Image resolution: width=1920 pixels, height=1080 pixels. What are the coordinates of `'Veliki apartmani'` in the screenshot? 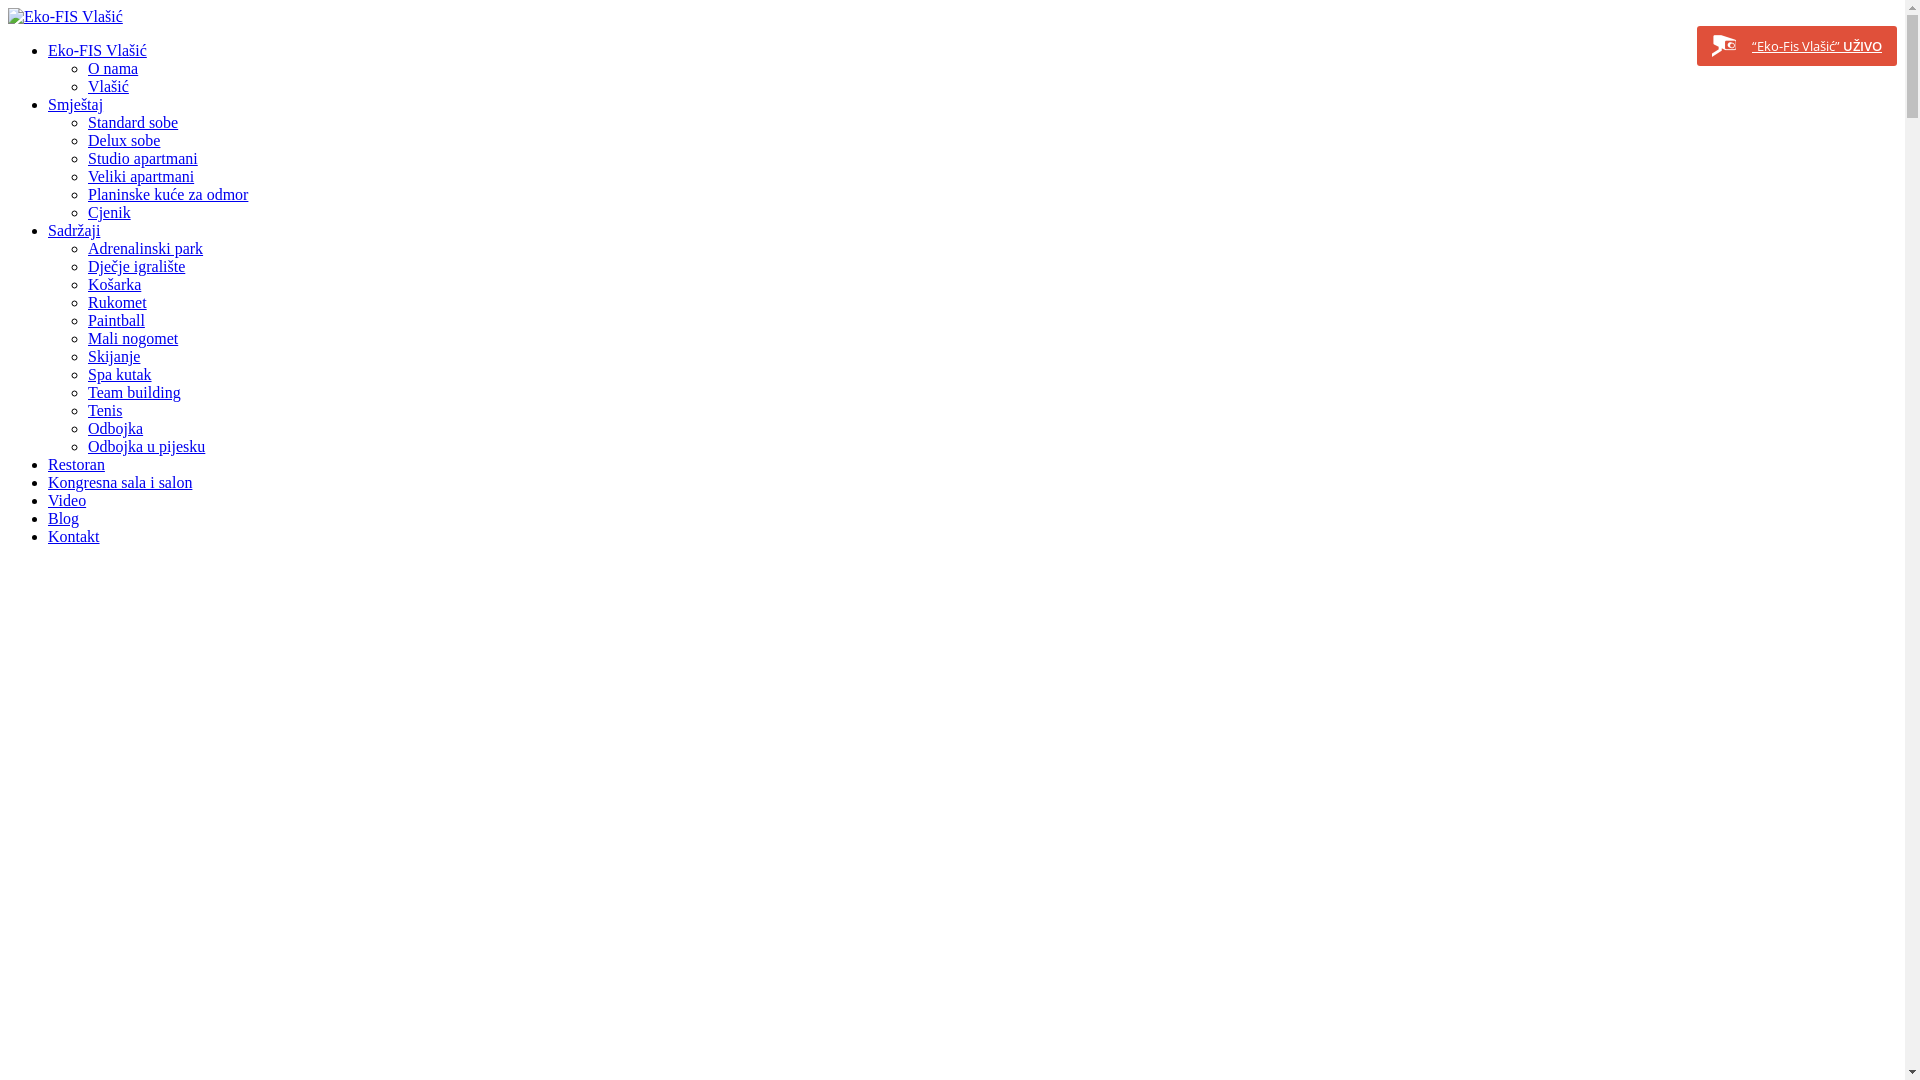 It's located at (139, 175).